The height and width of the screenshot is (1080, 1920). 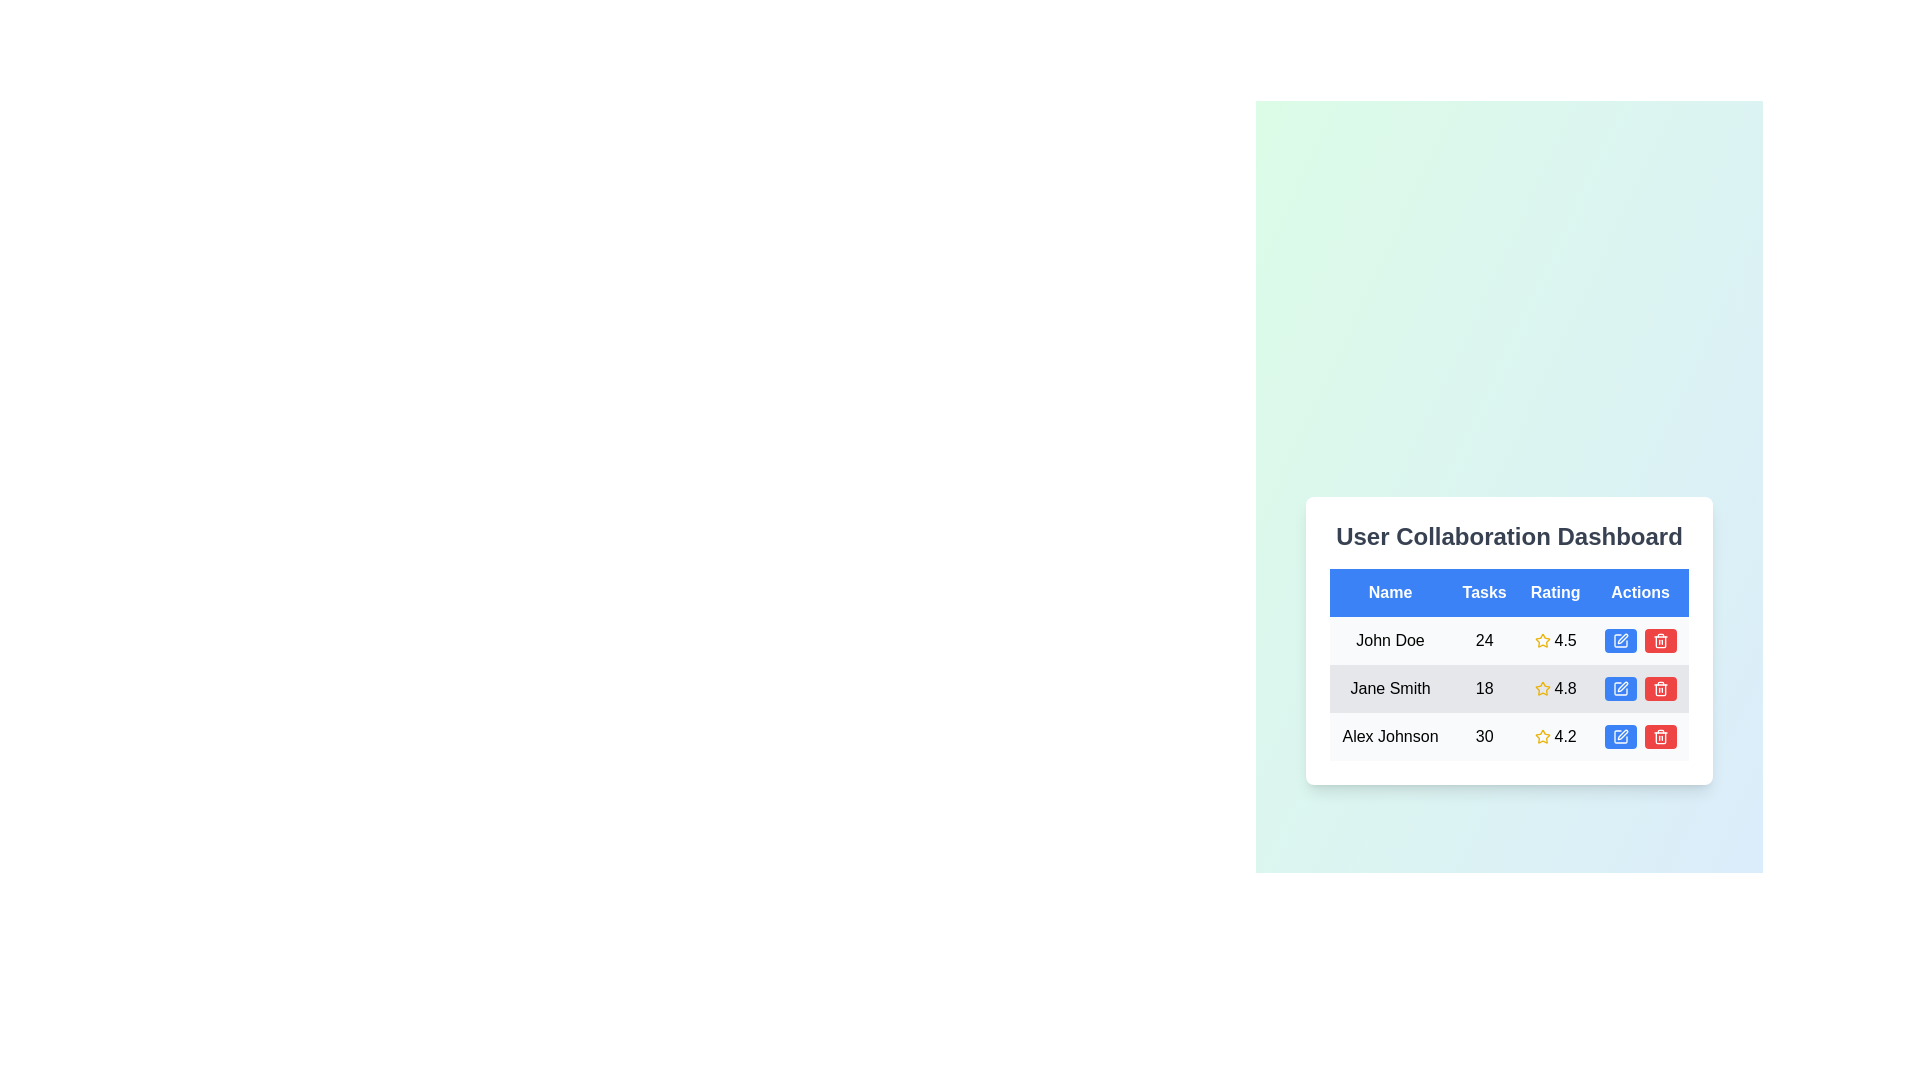 What do you see at coordinates (1660, 736) in the screenshot?
I see `the red trash can icon in the 'Actions' column of the User Collaboration Dashboard, associated with 'Alex Johnson'` at bounding box center [1660, 736].